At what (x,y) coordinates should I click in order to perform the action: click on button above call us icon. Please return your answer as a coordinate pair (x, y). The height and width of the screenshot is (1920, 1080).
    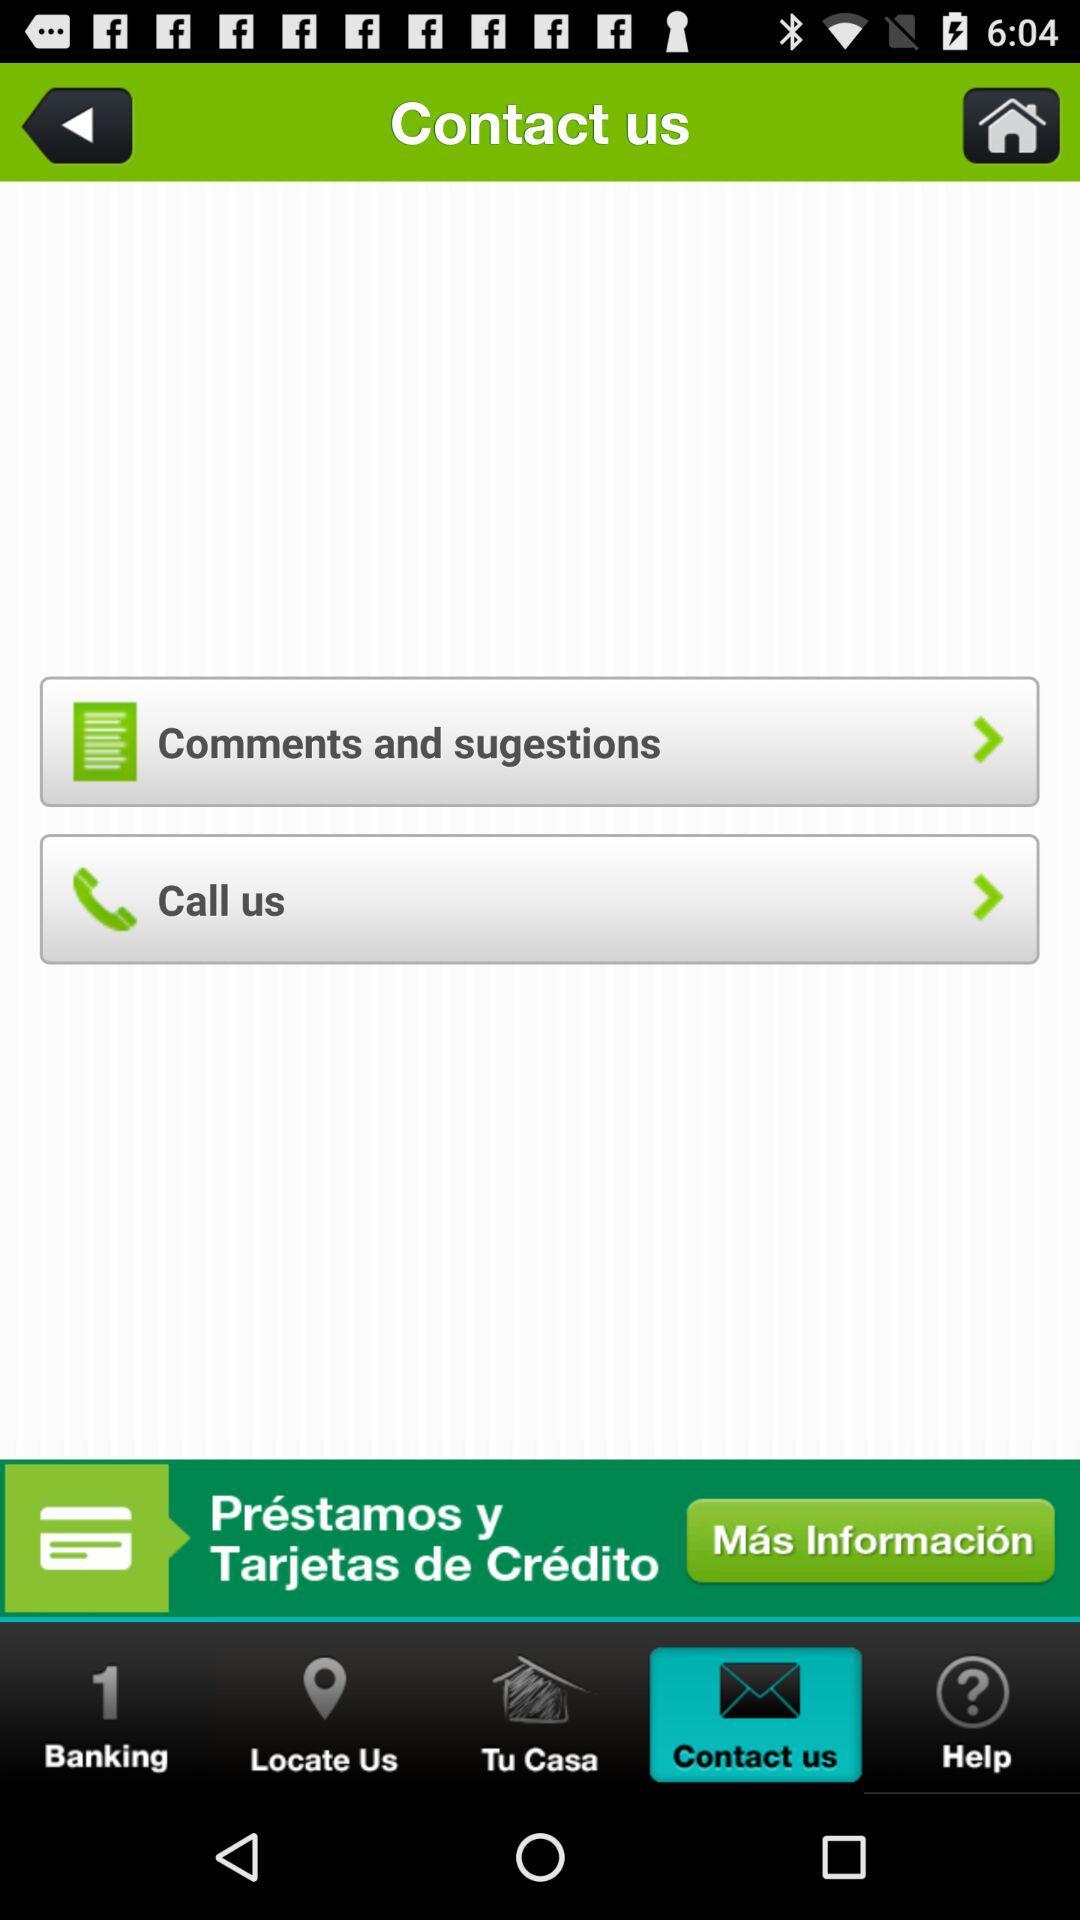
    Looking at the image, I should click on (538, 740).